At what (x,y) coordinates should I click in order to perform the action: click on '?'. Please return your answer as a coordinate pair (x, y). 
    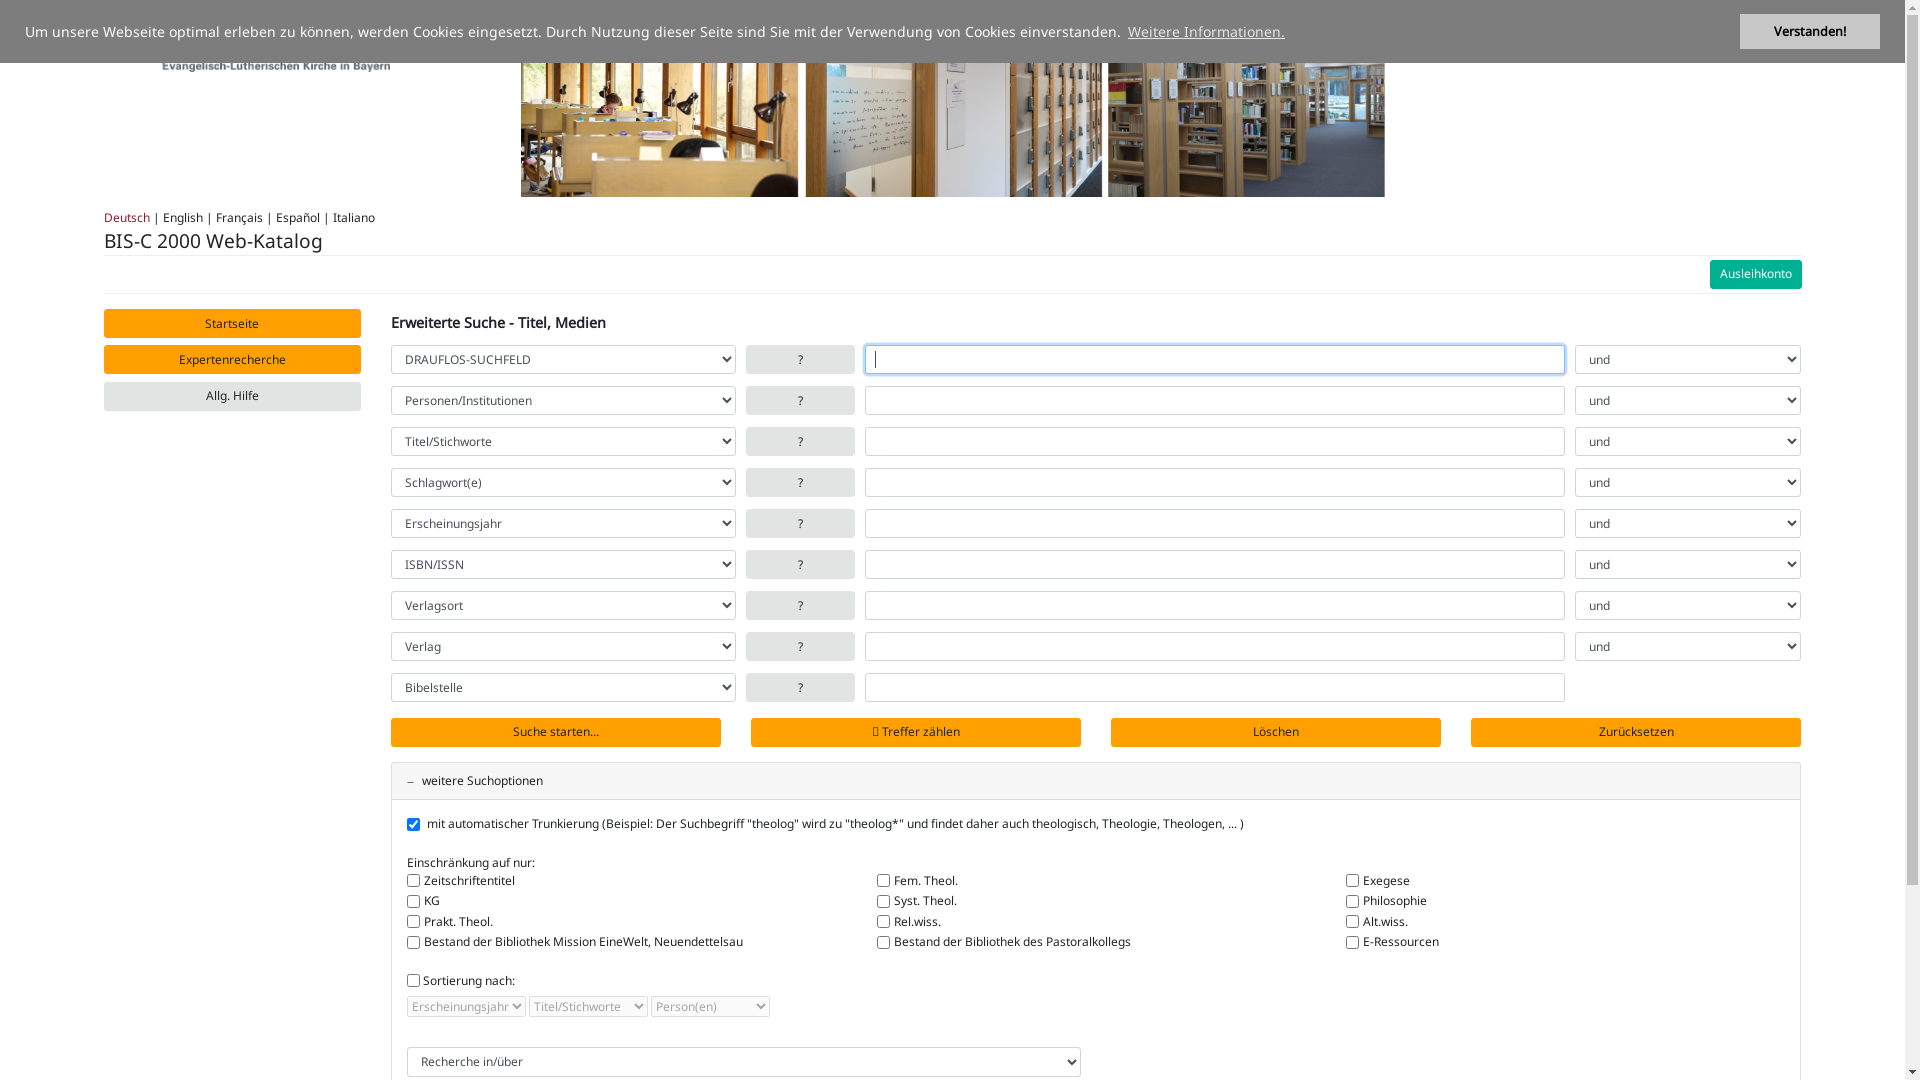
    Looking at the image, I should click on (800, 646).